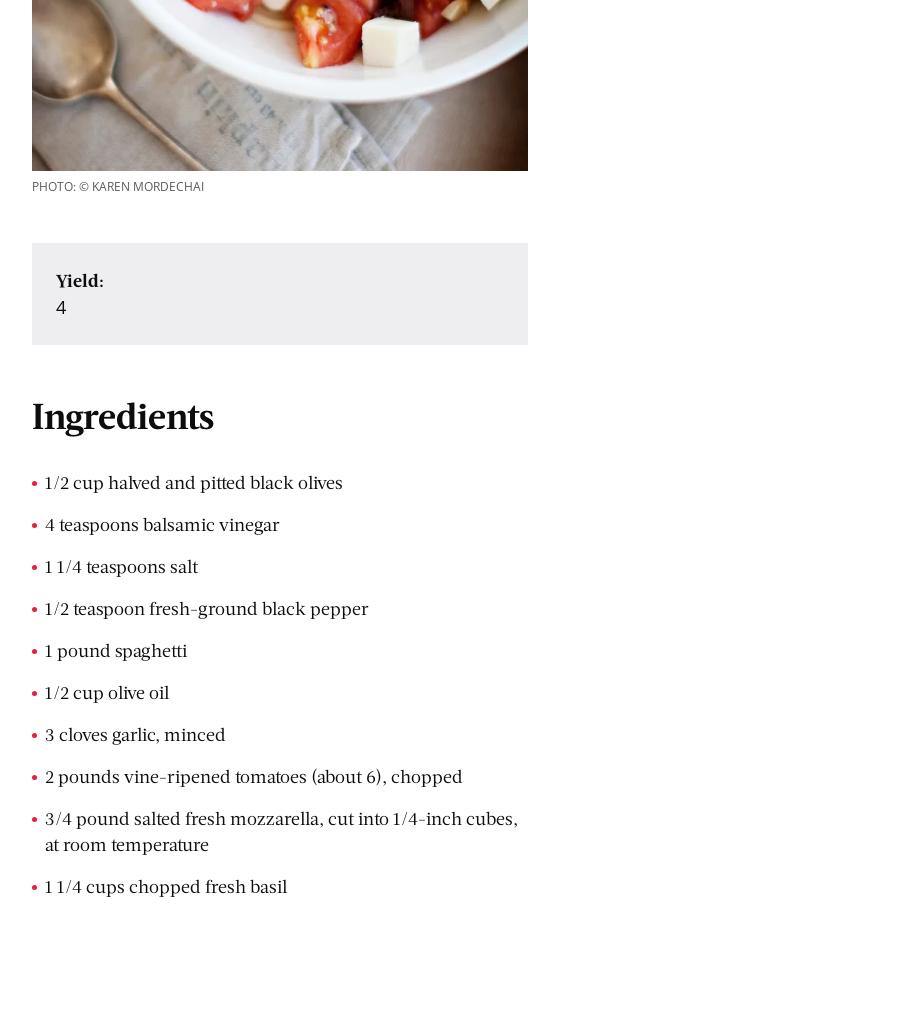  I want to click on '1 1/4 teaspoons salt', so click(121, 566).